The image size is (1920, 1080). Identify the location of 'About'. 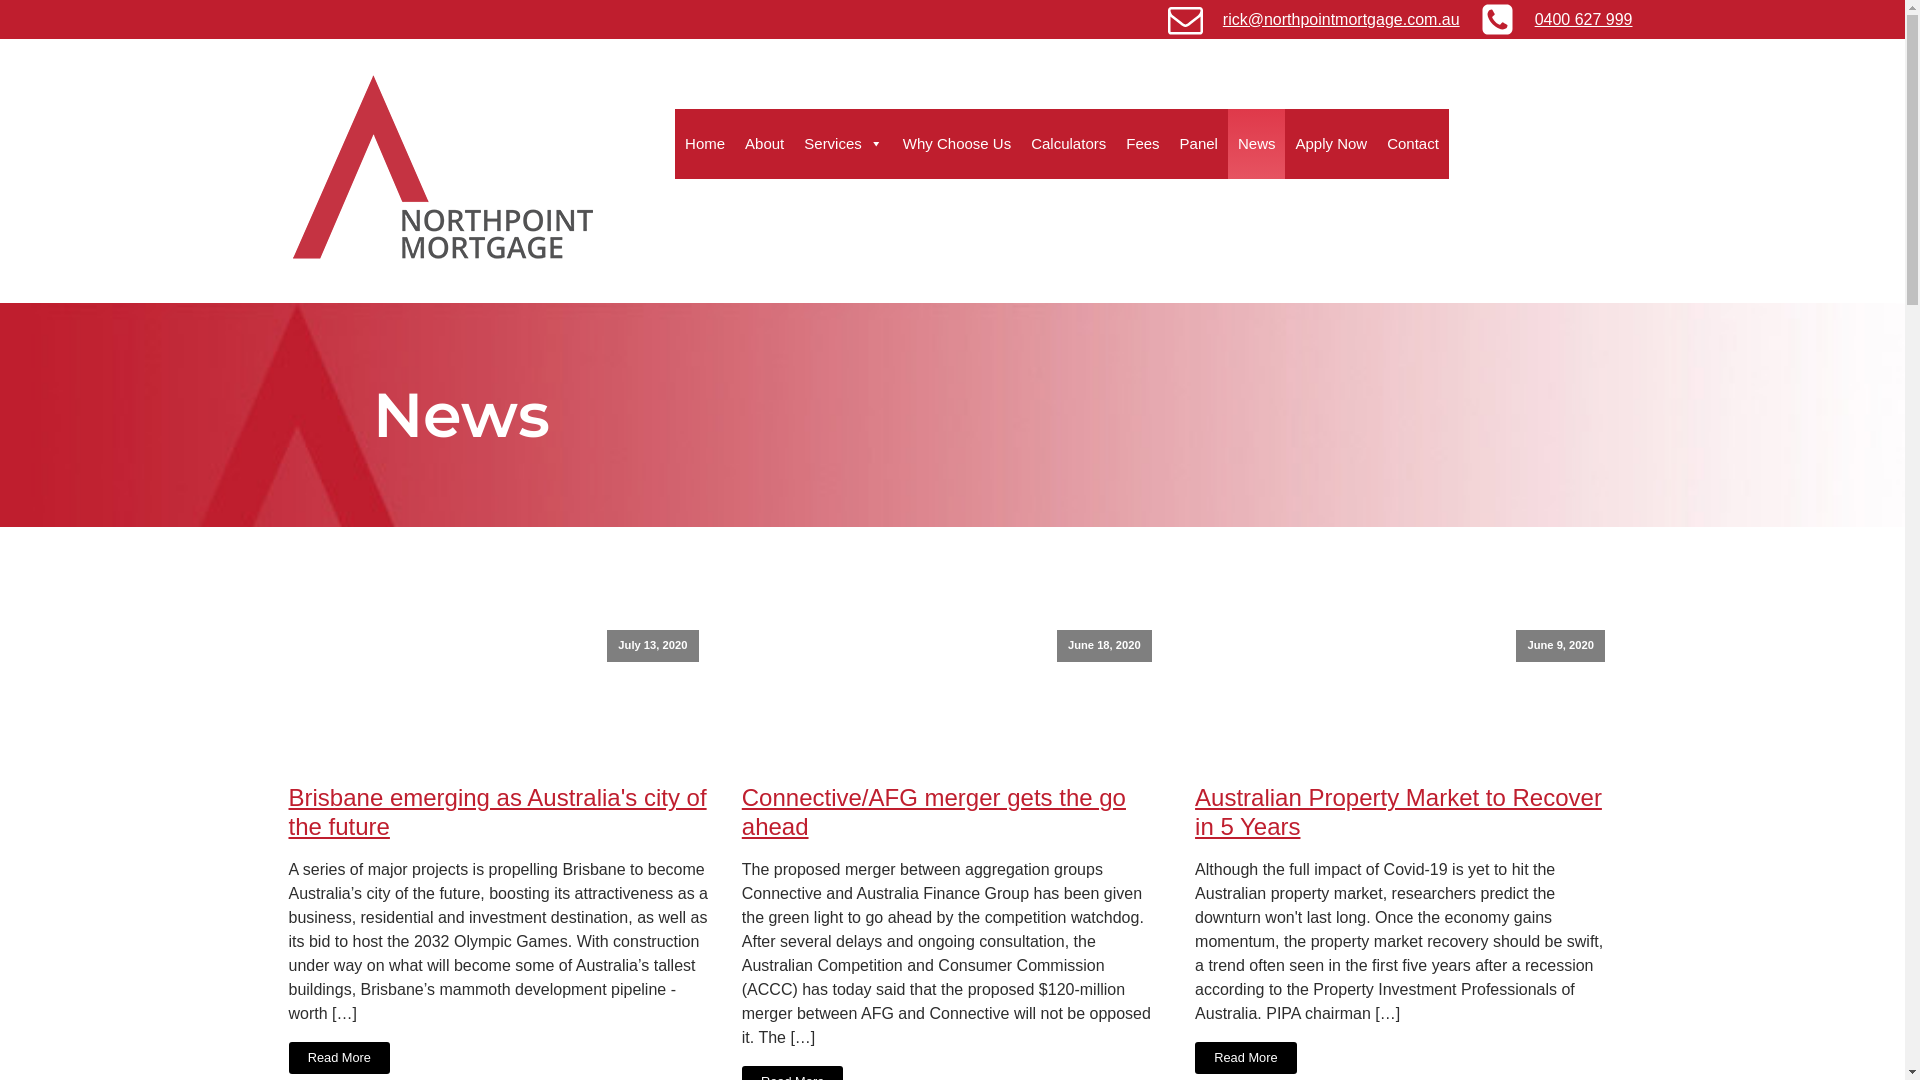
(763, 142).